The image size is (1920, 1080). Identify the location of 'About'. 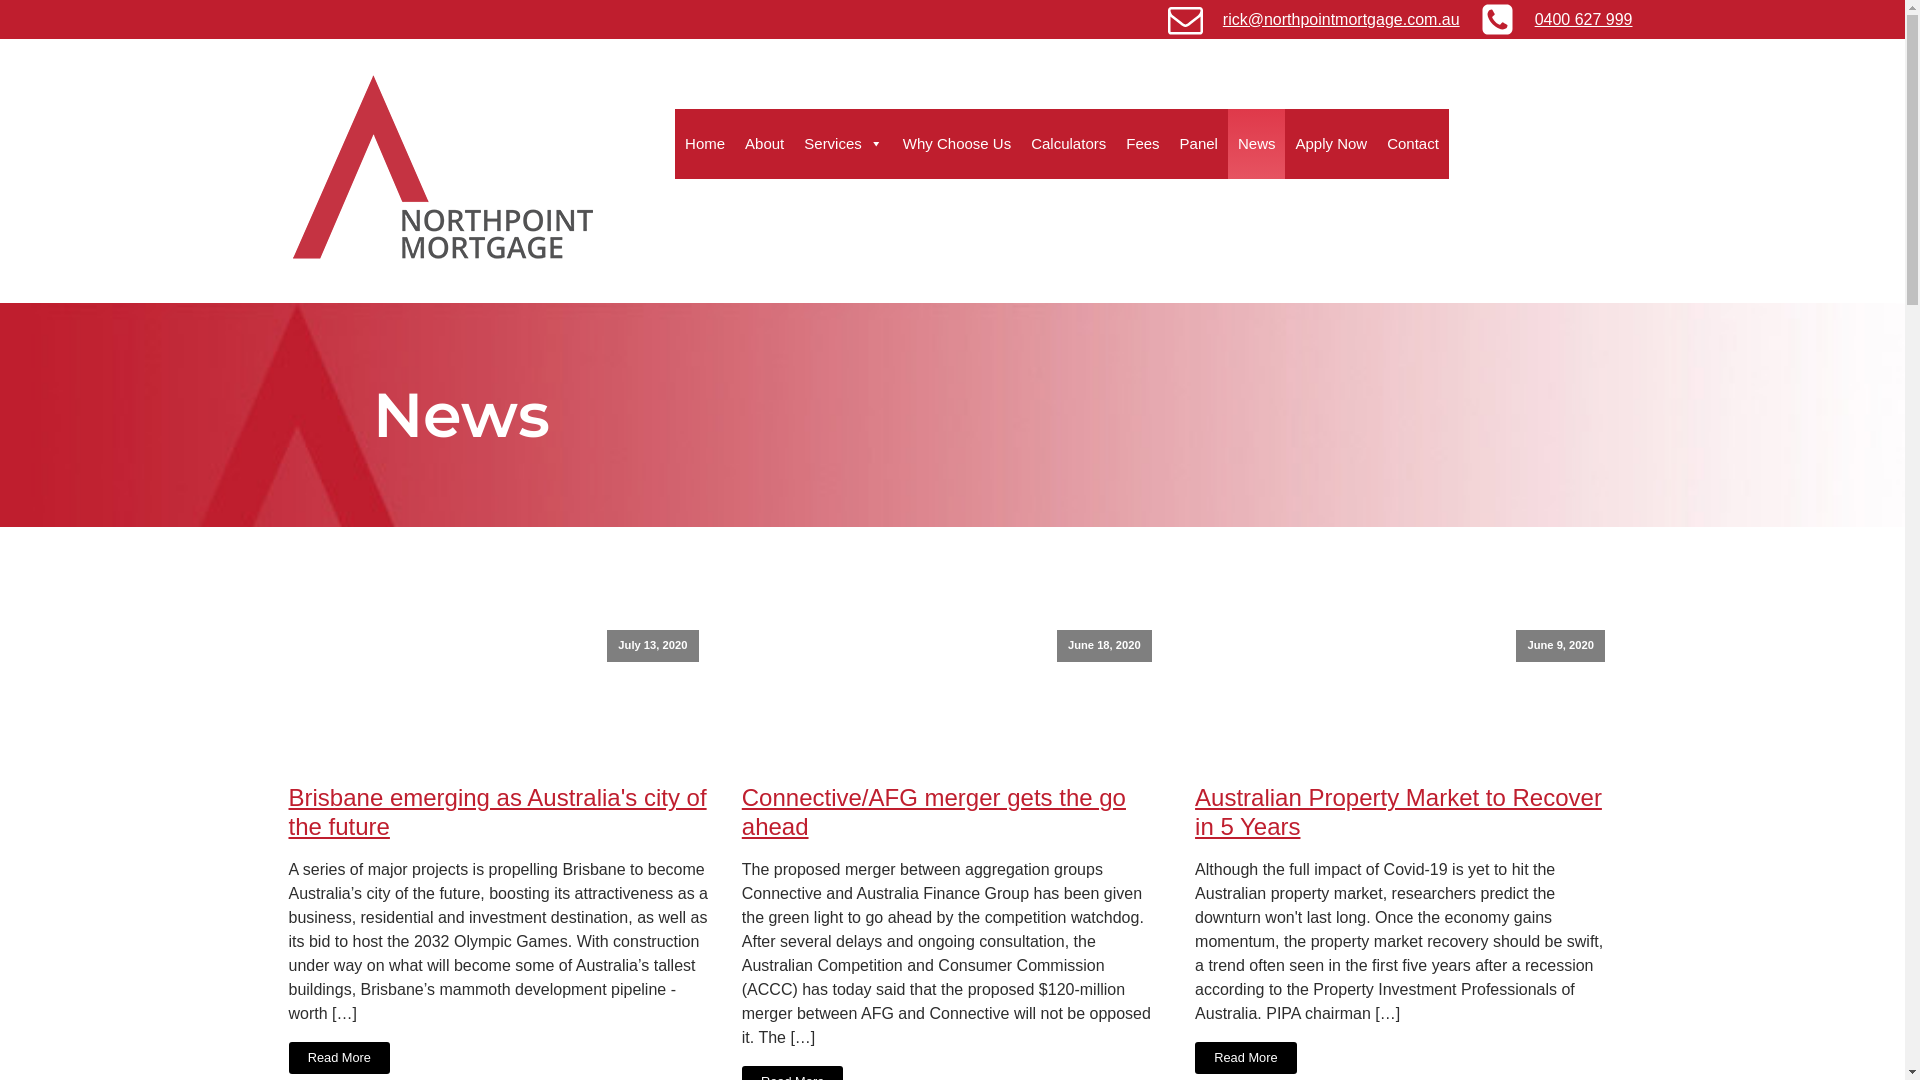
(763, 142).